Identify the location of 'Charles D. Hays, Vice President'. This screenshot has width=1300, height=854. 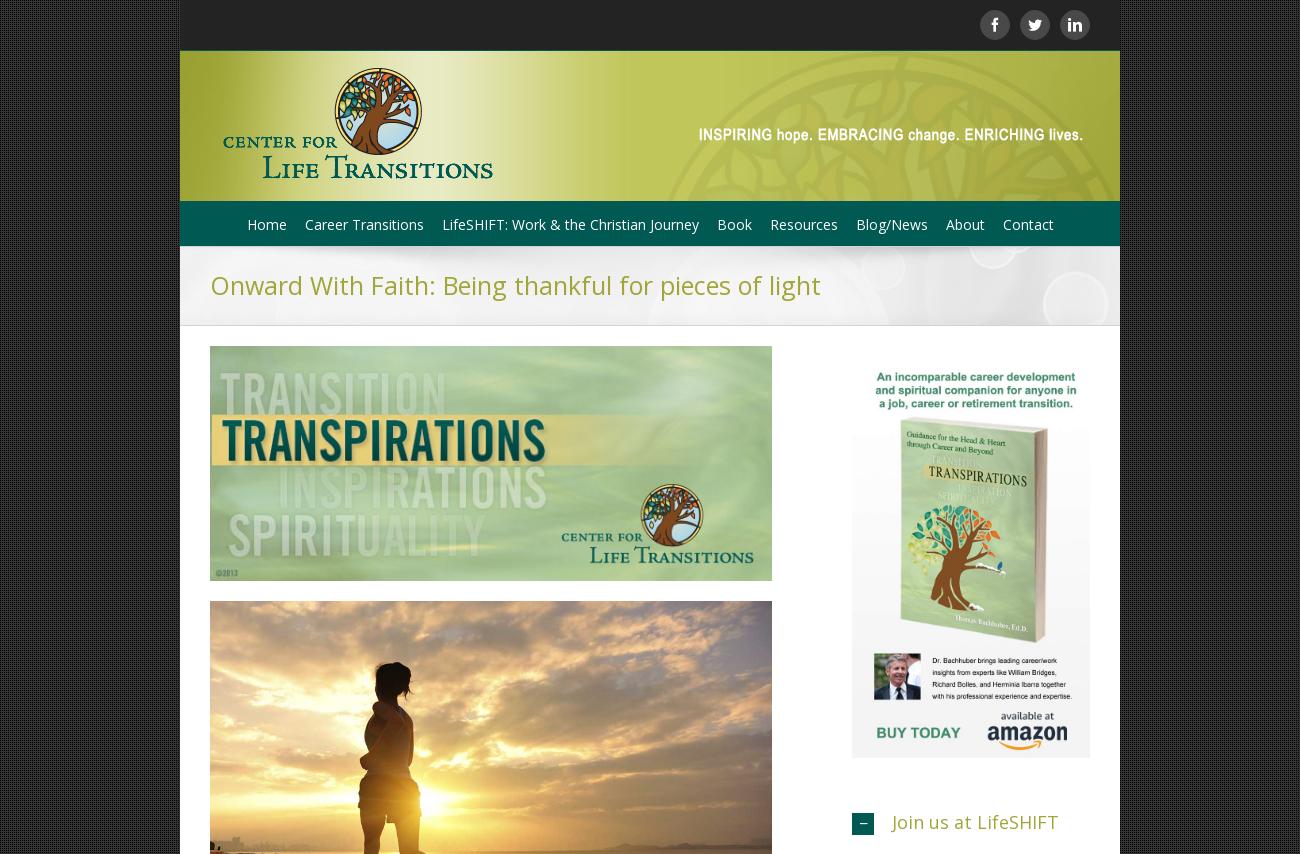
(819, 455).